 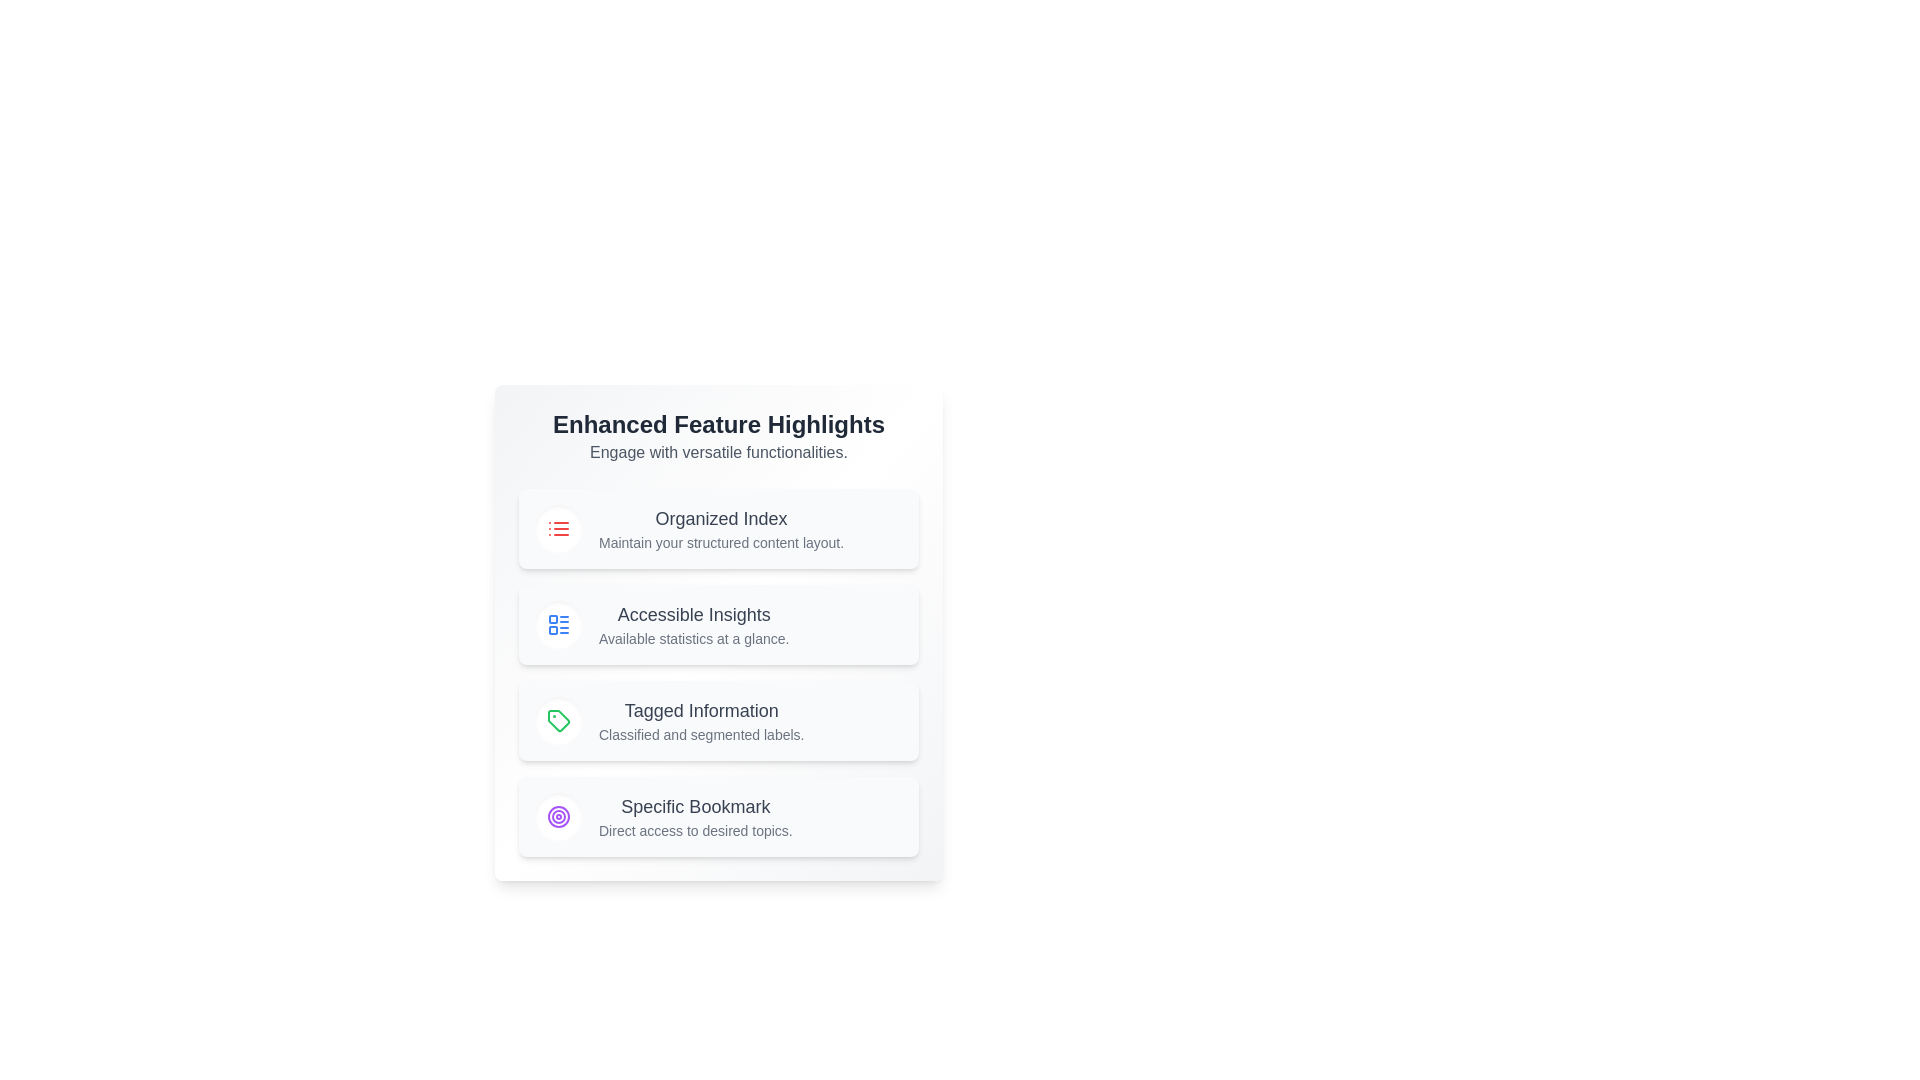 What do you see at coordinates (558, 721) in the screenshot?
I see `the icon representing Tagged Information` at bounding box center [558, 721].